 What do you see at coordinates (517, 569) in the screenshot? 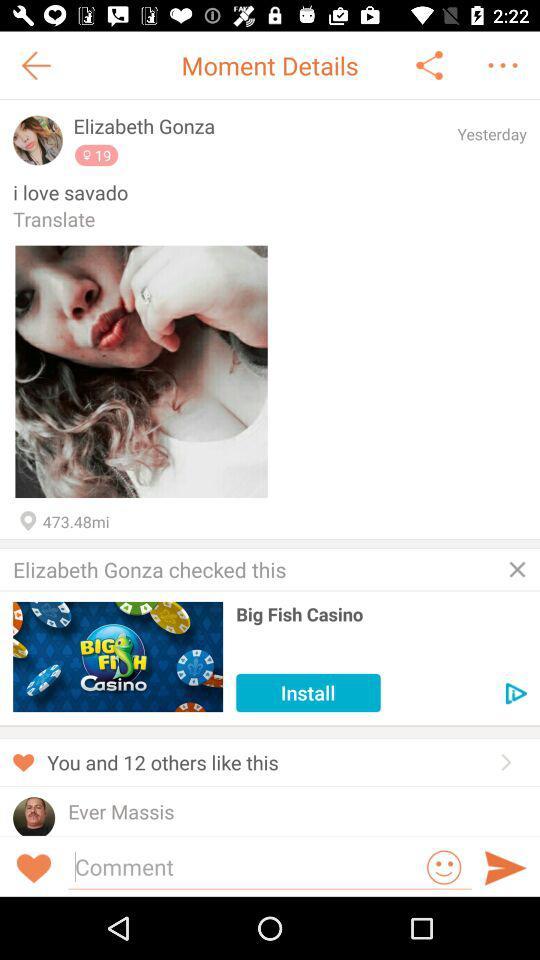
I see `advertisement` at bounding box center [517, 569].